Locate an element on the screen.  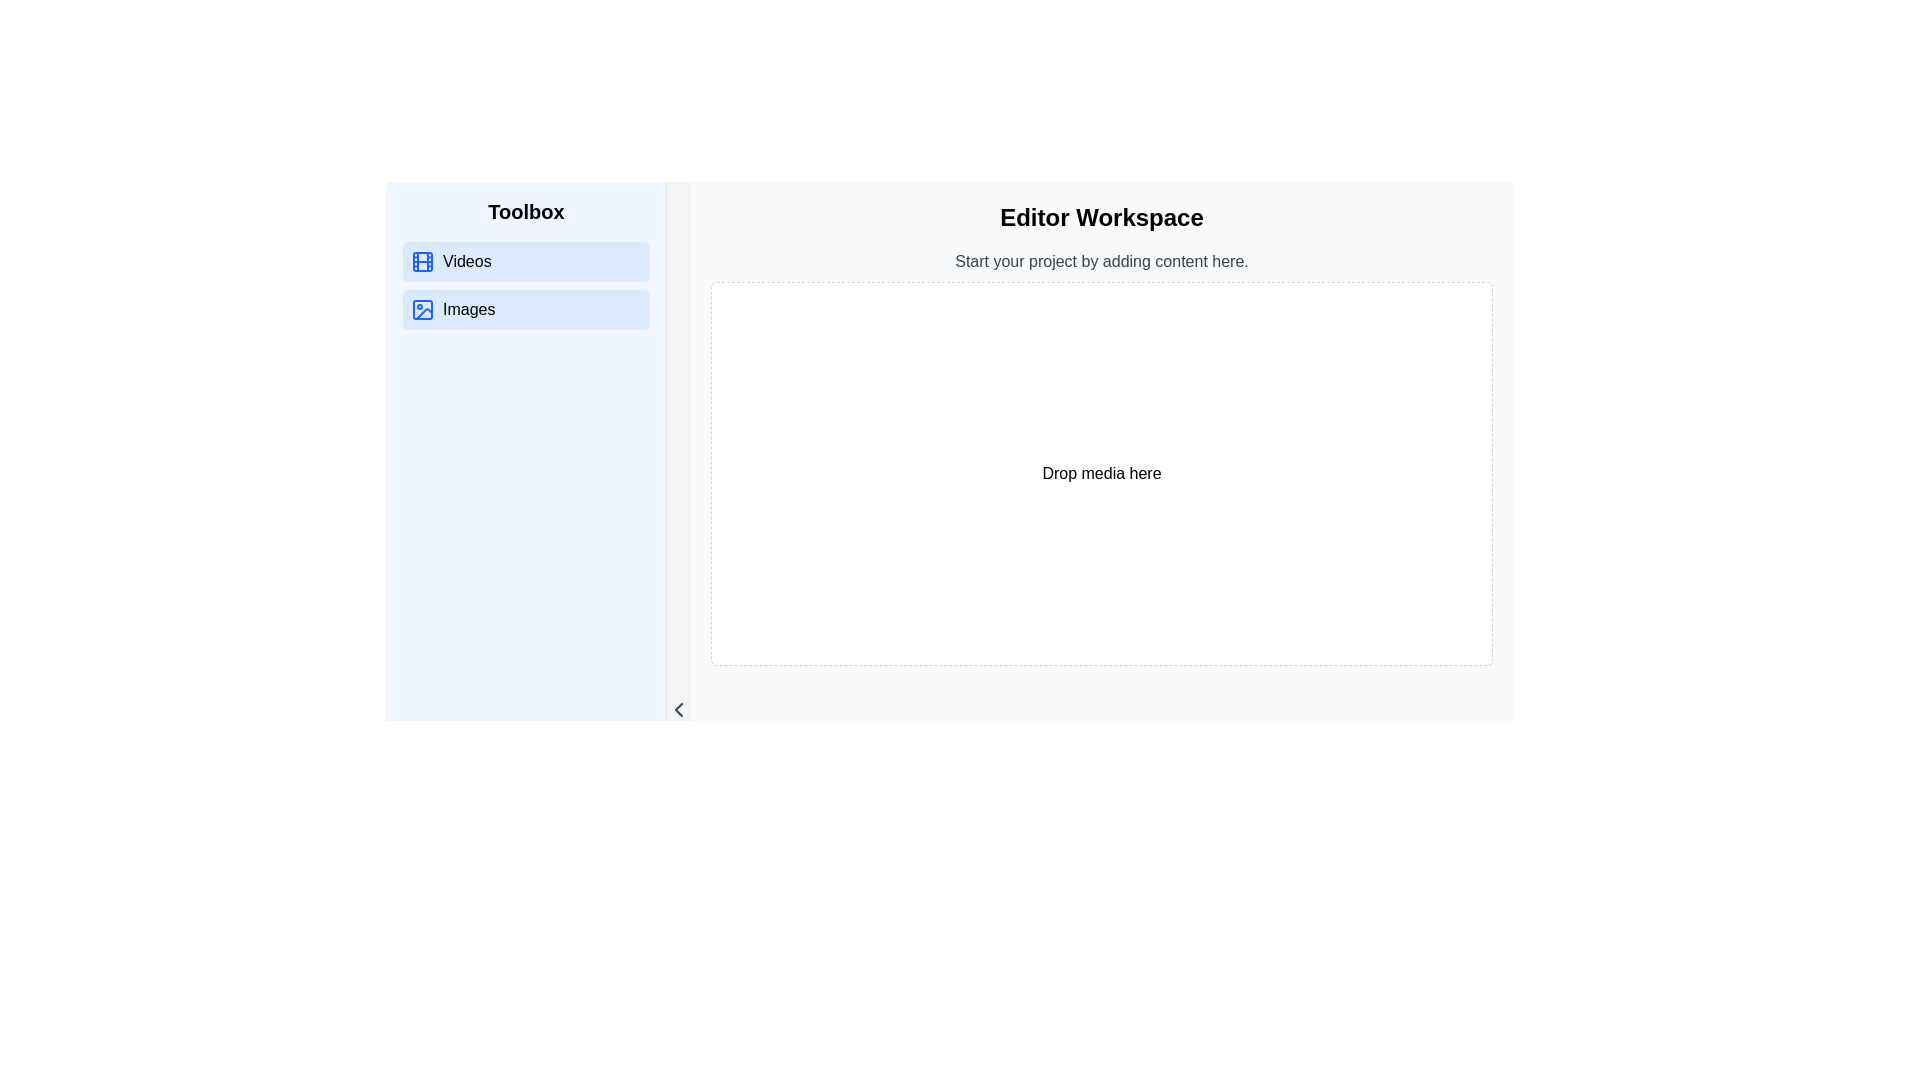
the 'Videos' section in the navigation menu located in the Toolbox sidebar is located at coordinates (526, 285).